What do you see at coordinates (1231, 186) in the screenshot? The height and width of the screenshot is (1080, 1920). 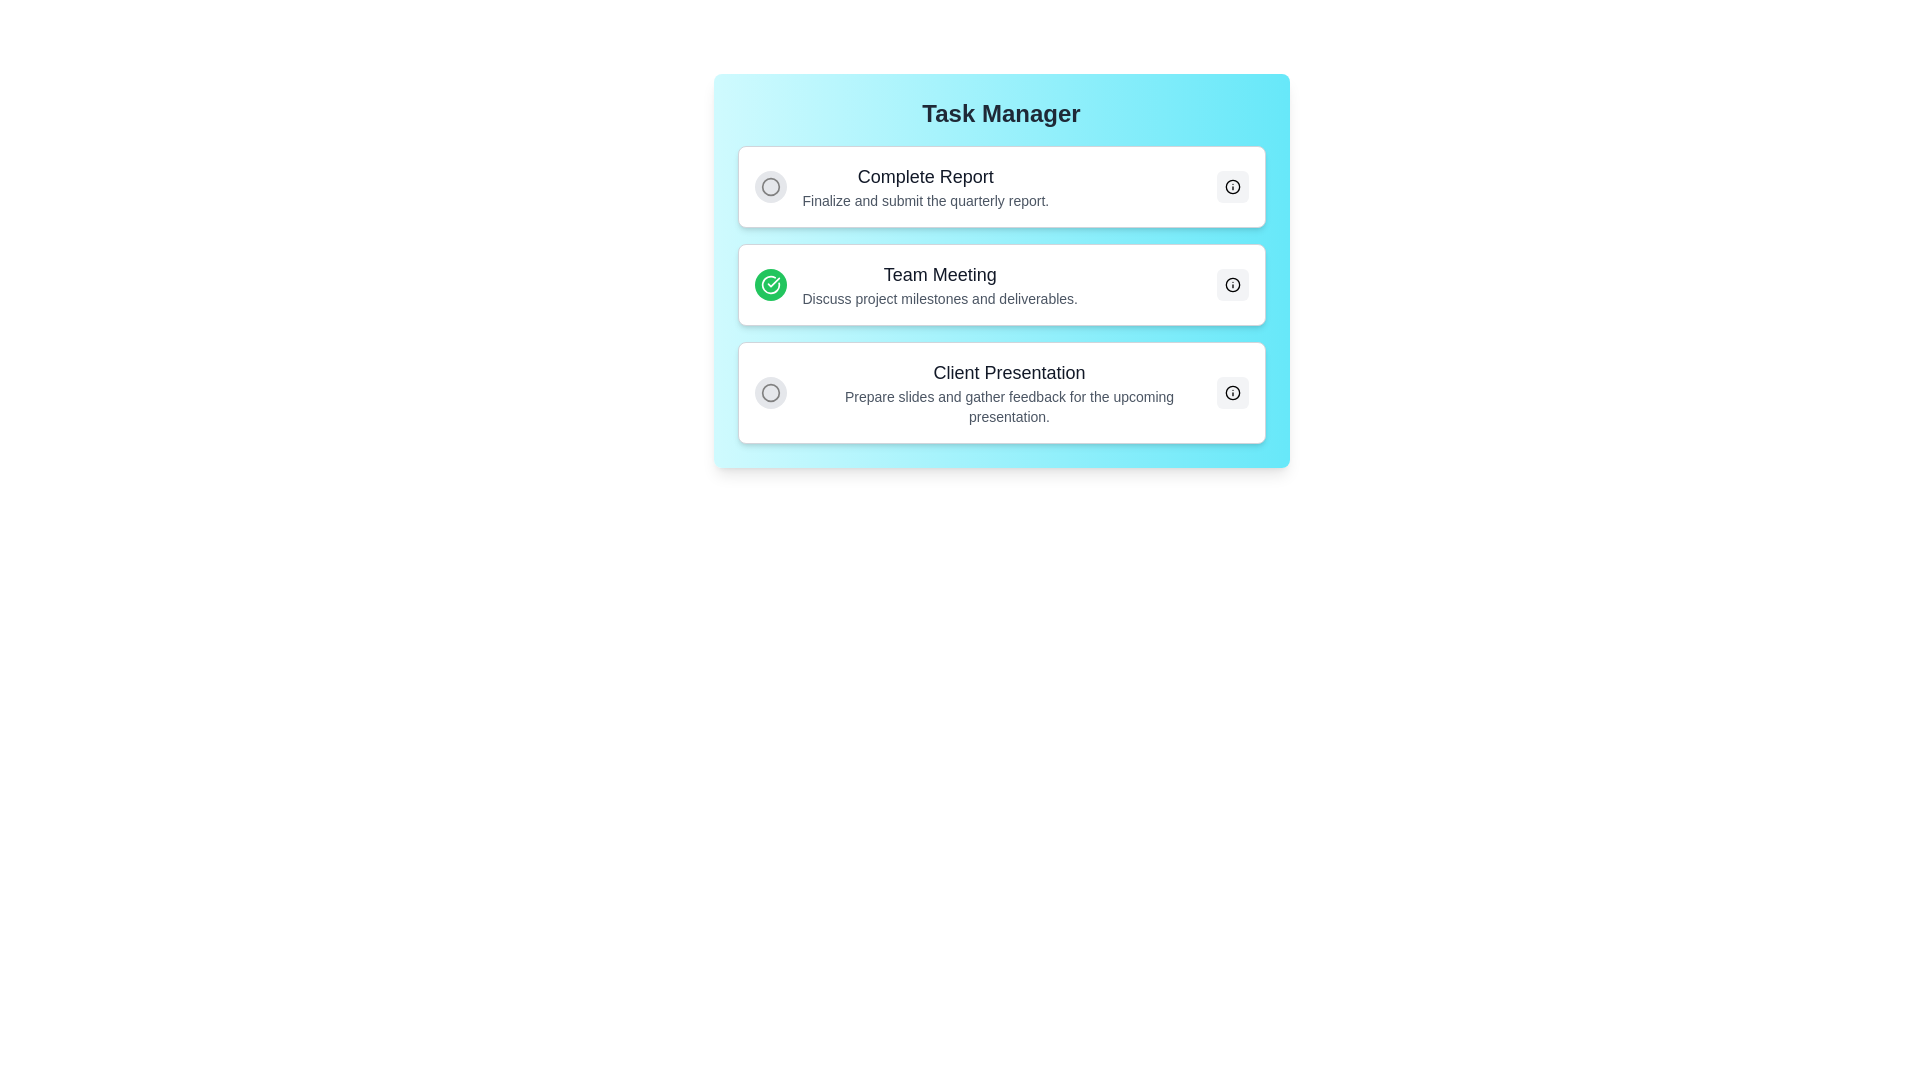 I see `the Information icon button located at the top right side of the first card in the list for the 'Complete Report' task` at bounding box center [1231, 186].